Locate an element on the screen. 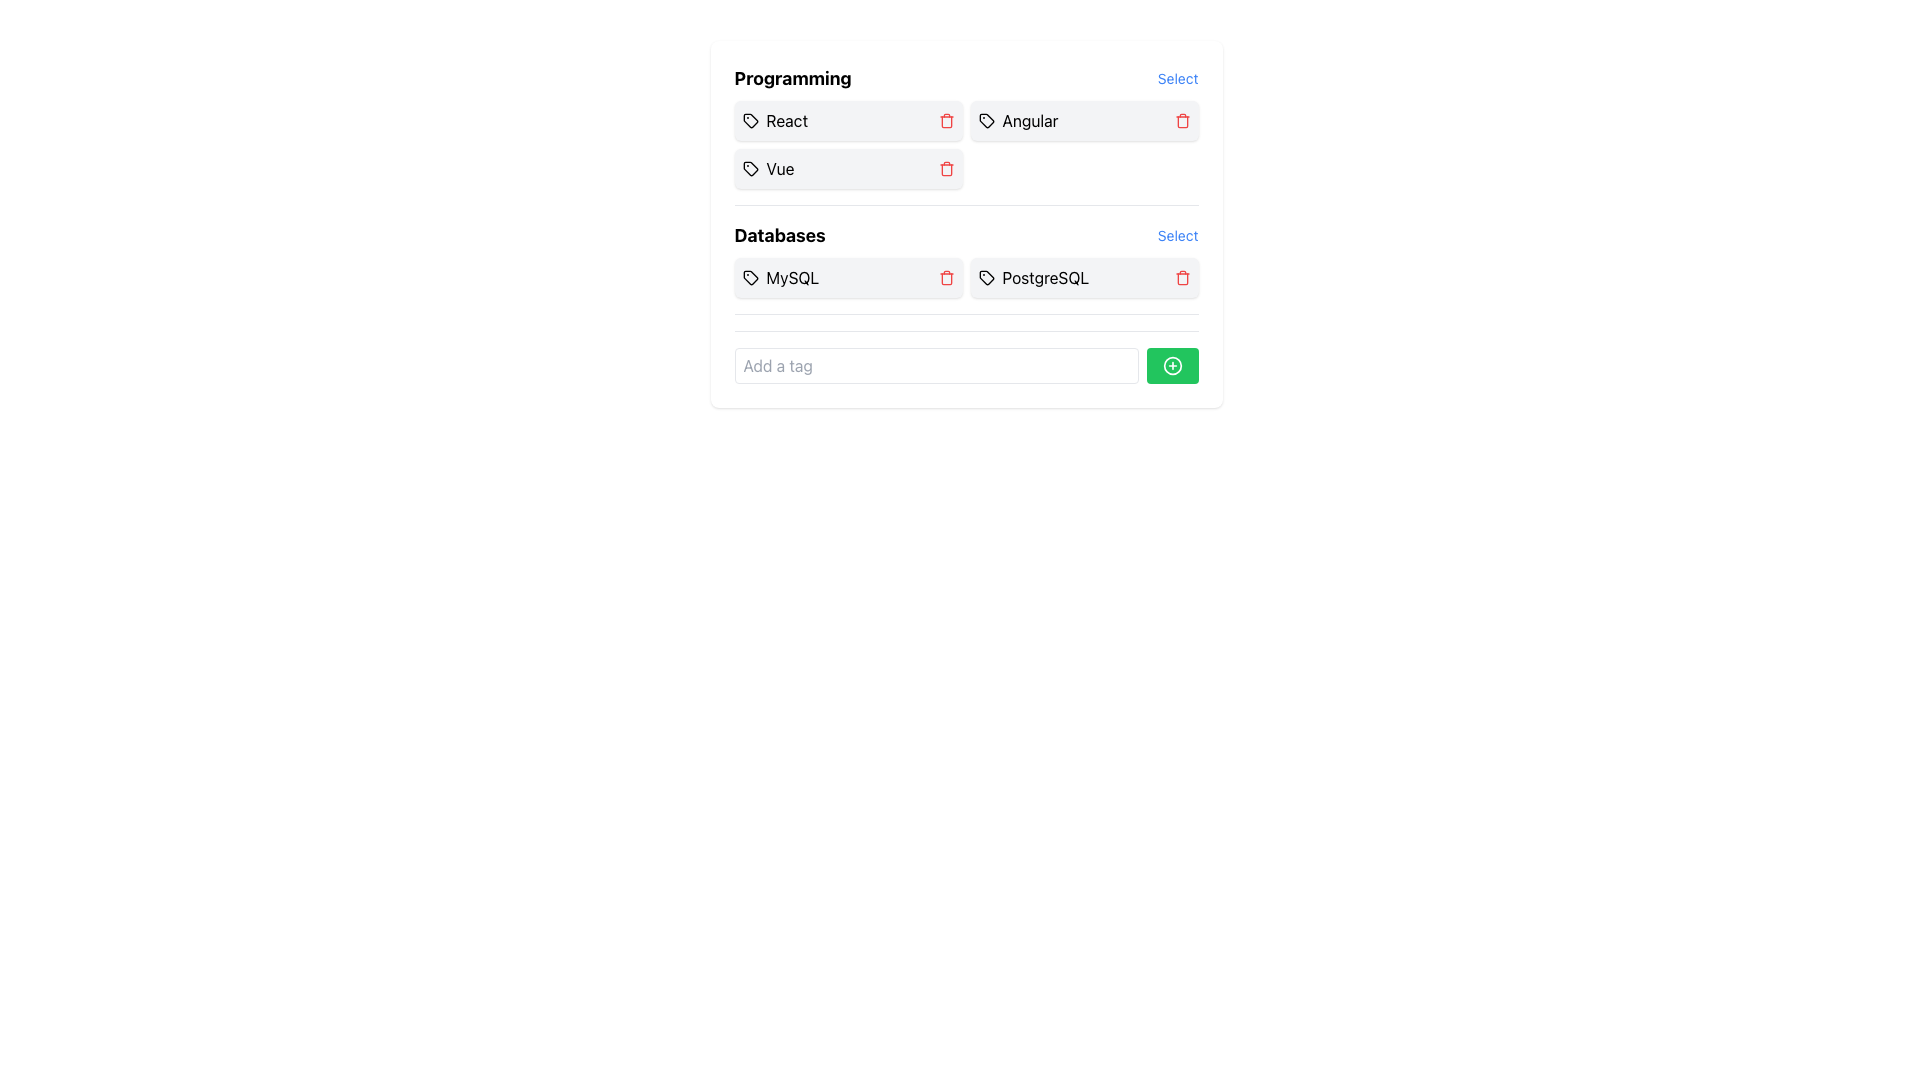 Image resolution: width=1920 pixels, height=1080 pixels. the bold, large-sized text label 'Programming' positioned at the top left of the section, which serves as a header and is located to the left of the 'Select' button is located at coordinates (791, 77).